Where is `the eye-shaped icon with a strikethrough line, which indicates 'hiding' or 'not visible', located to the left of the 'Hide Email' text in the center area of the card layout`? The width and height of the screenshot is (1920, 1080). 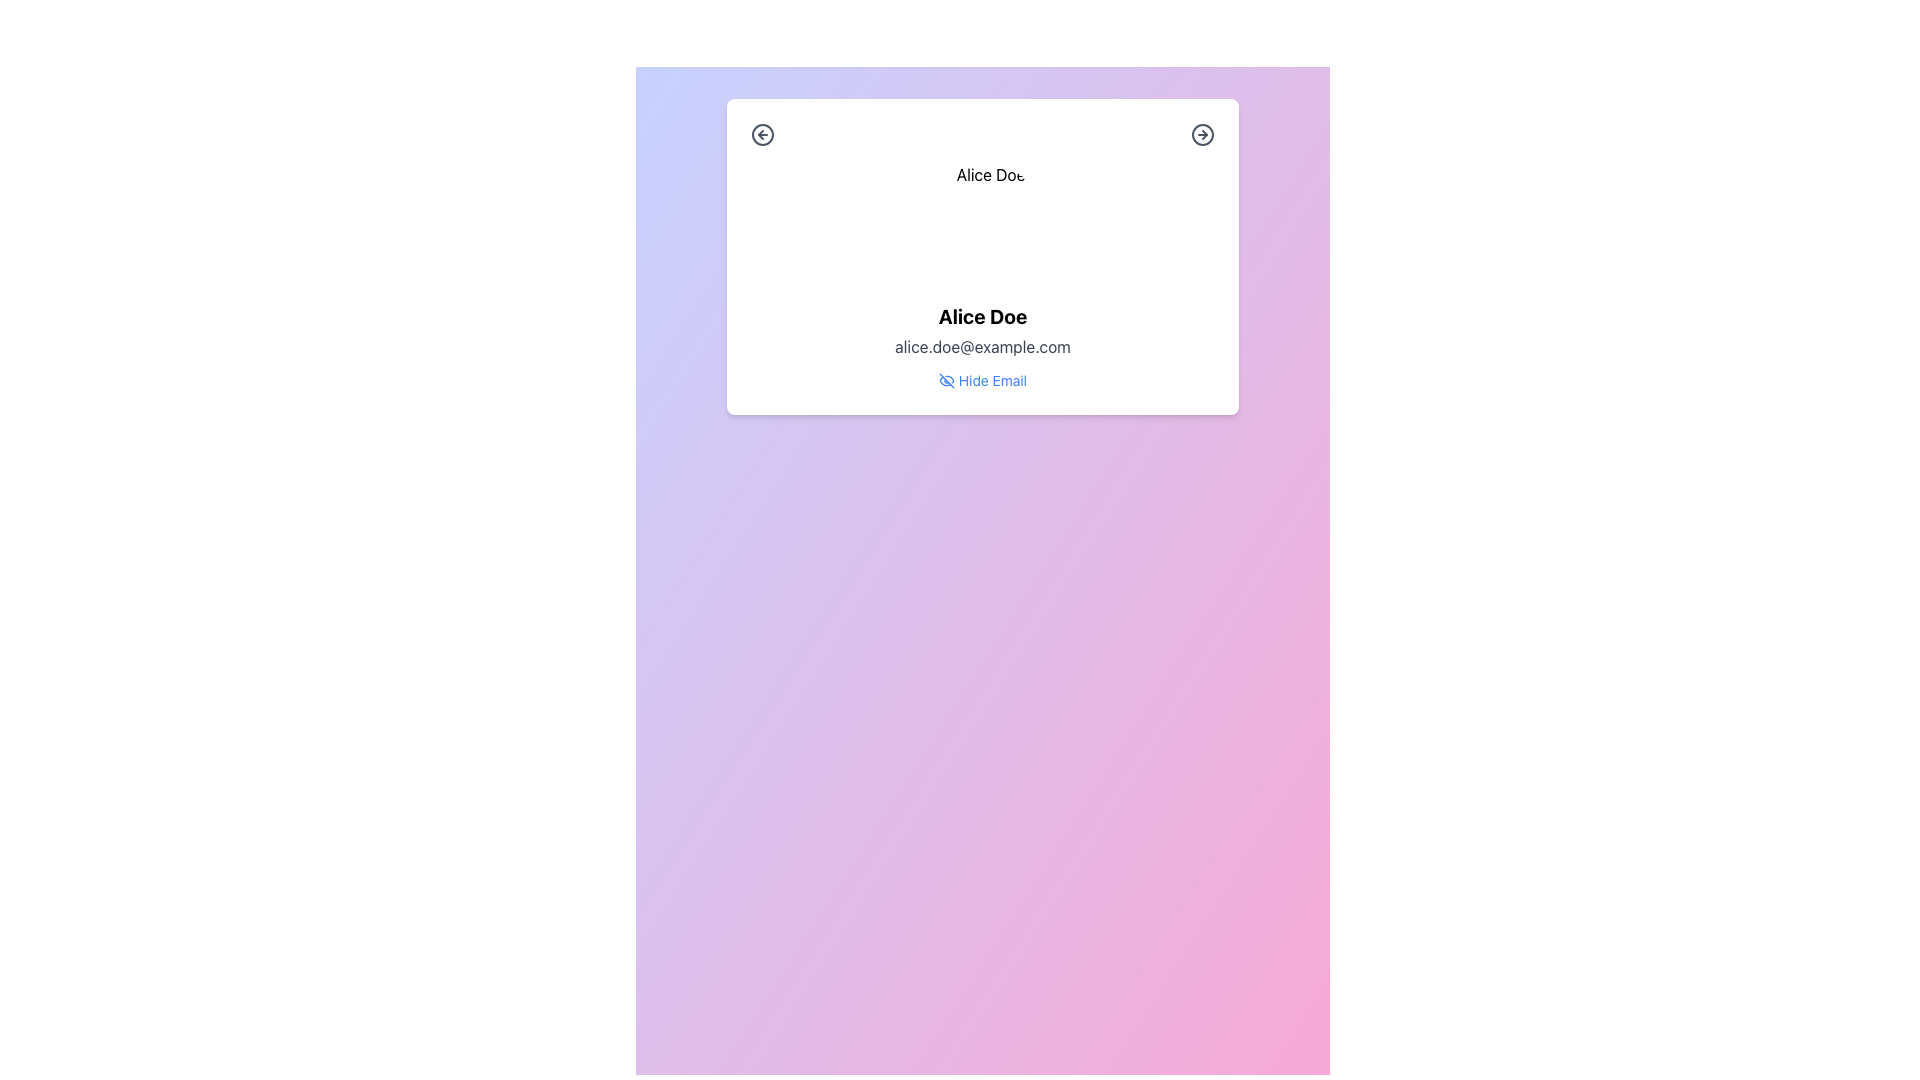
the eye-shaped icon with a strikethrough line, which indicates 'hiding' or 'not visible', located to the left of the 'Hide Email' text in the center area of the card layout is located at coordinates (945, 381).